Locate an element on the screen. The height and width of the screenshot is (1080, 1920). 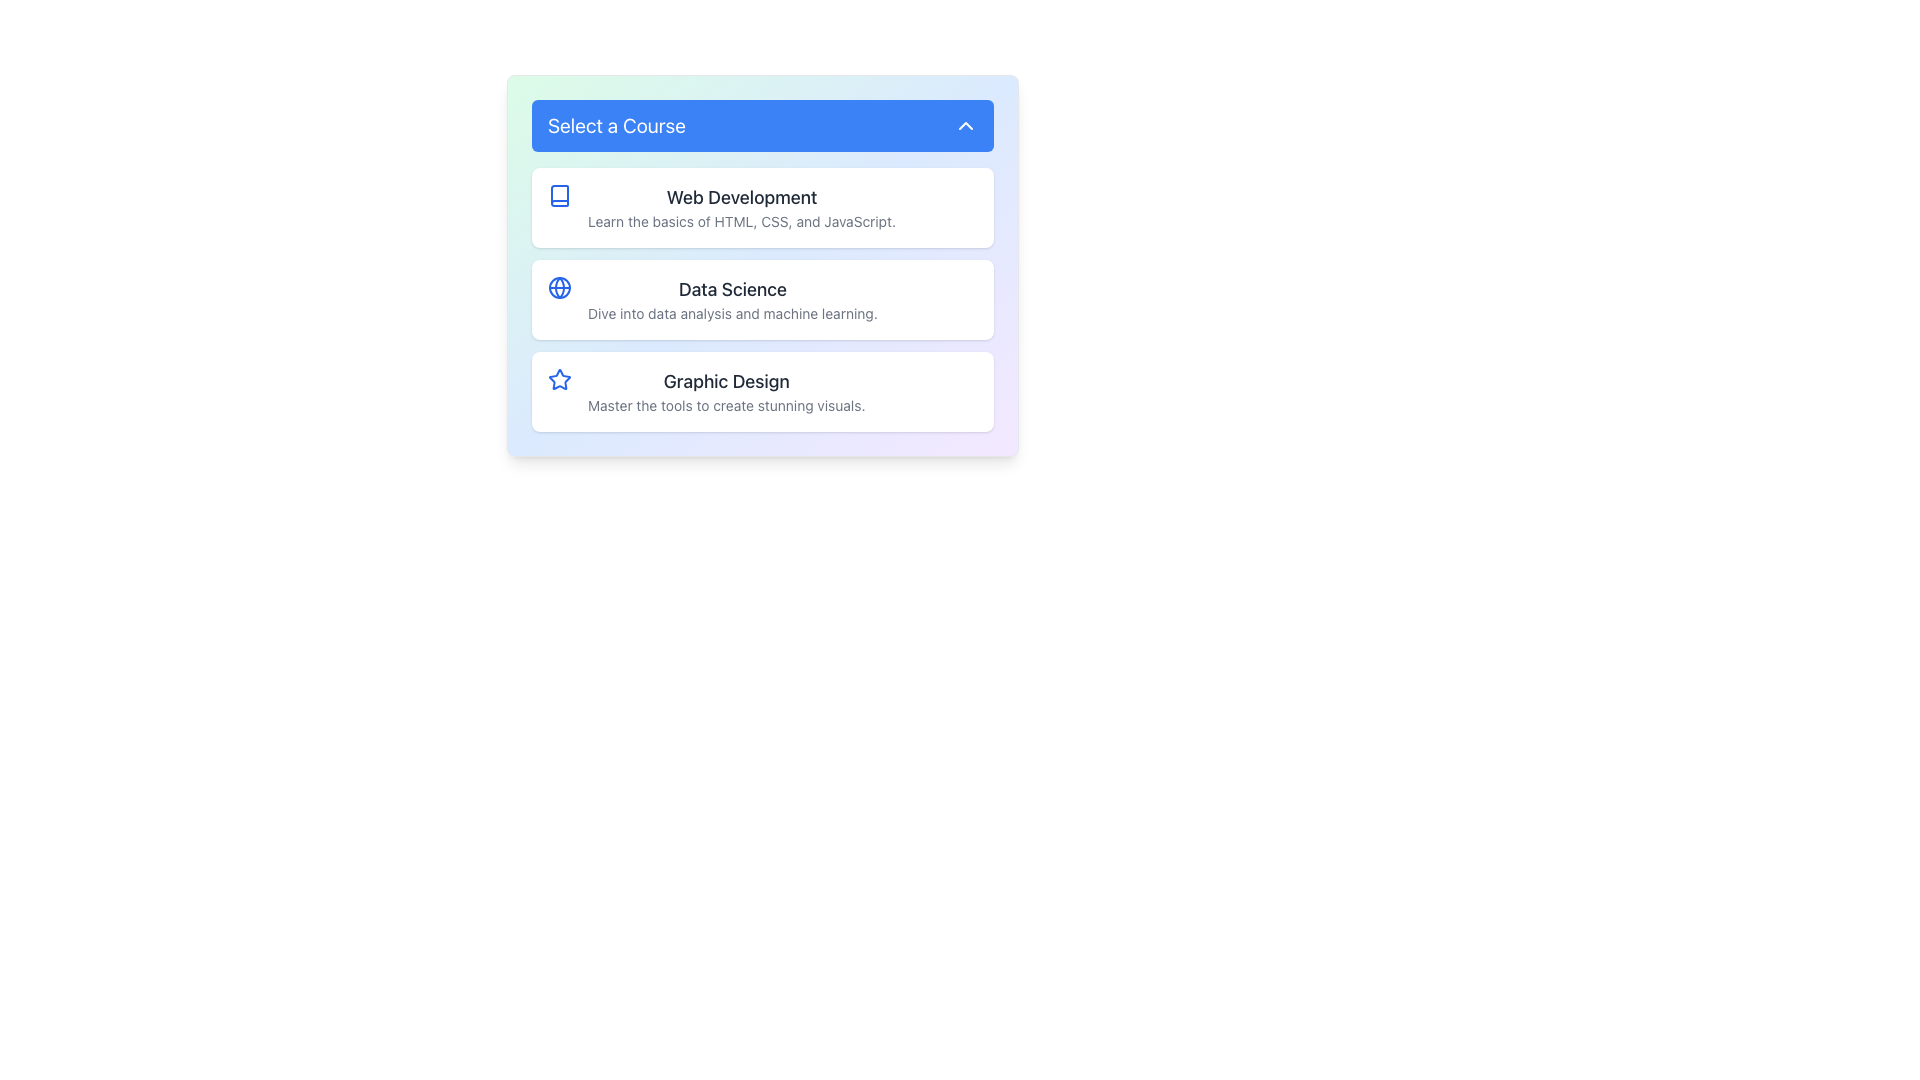
the blue circular globe icon with latitude and longitude curves located to the left of the 'Data Science' title within its card is located at coordinates (560, 288).